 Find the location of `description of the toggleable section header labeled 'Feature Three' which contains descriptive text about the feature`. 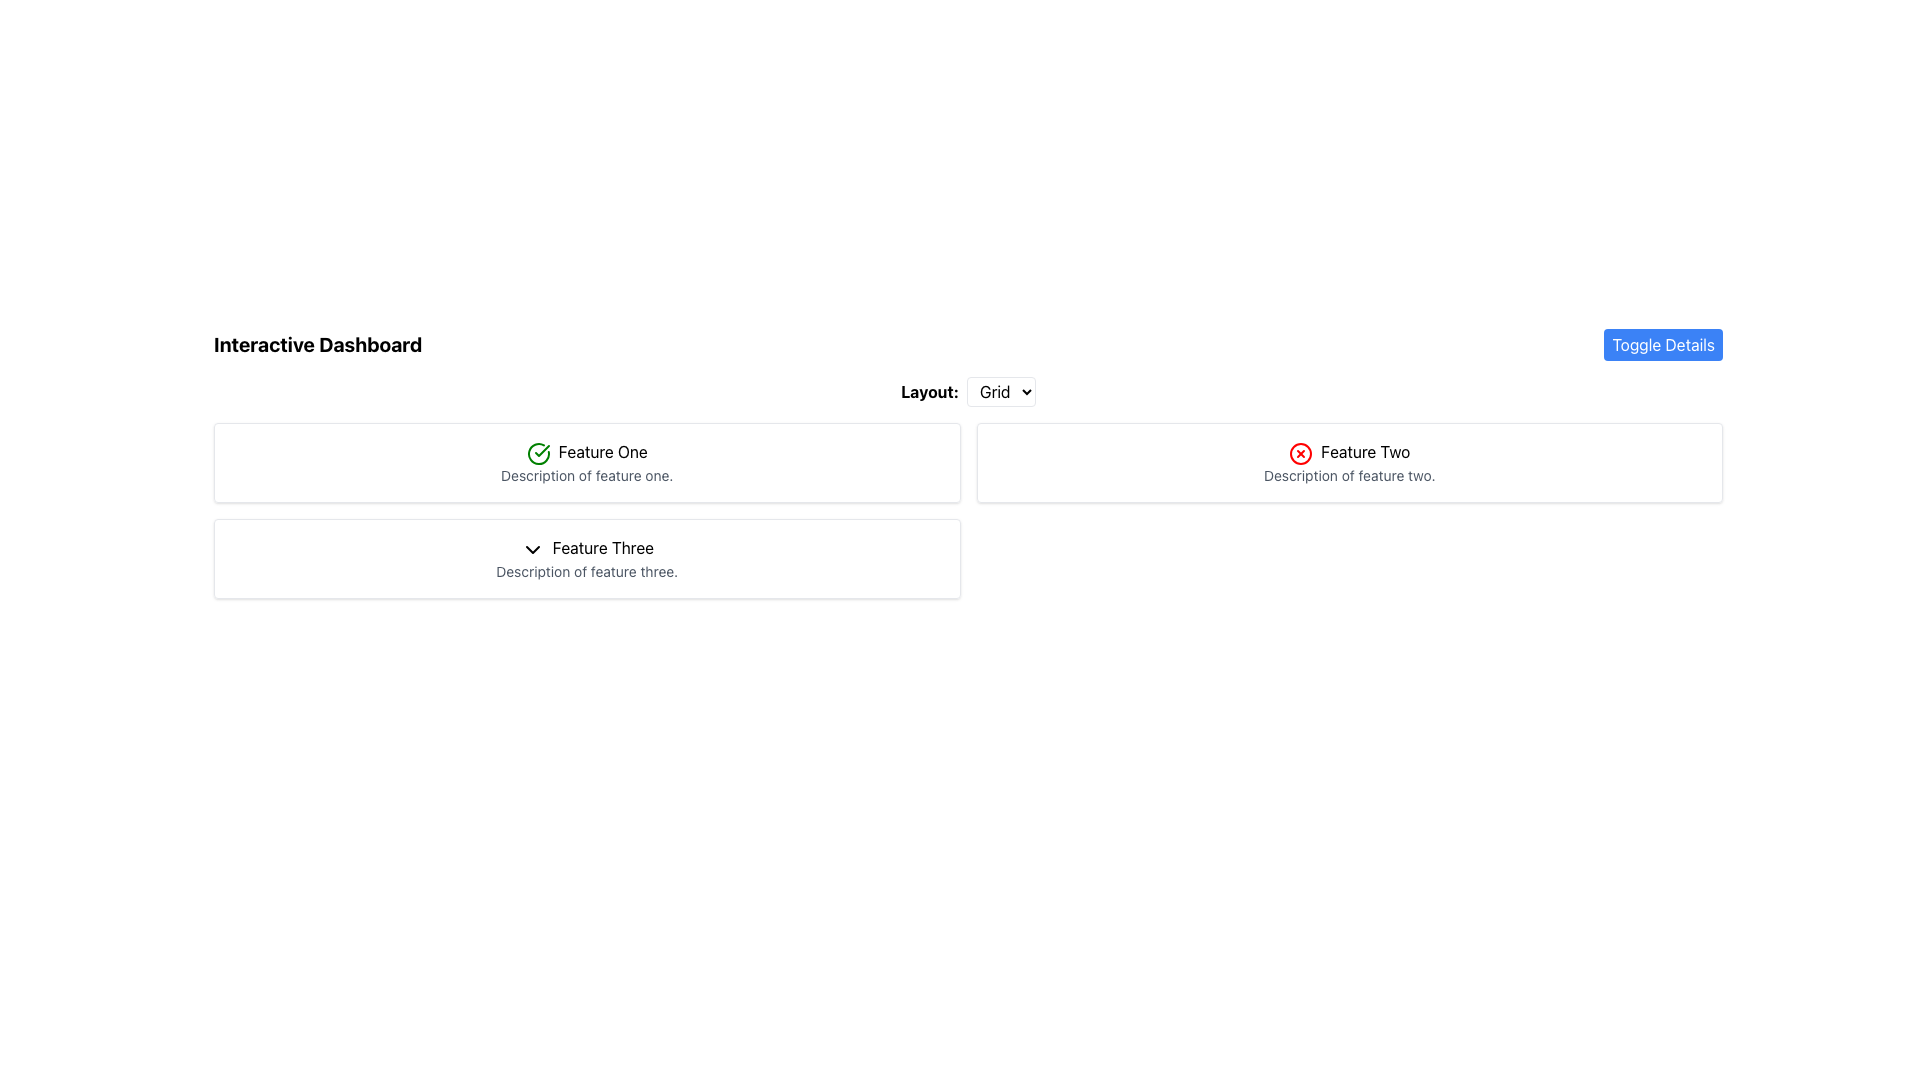

description of the toggleable section header labeled 'Feature Three' which contains descriptive text about the feature is located at coordinates (586, 558).